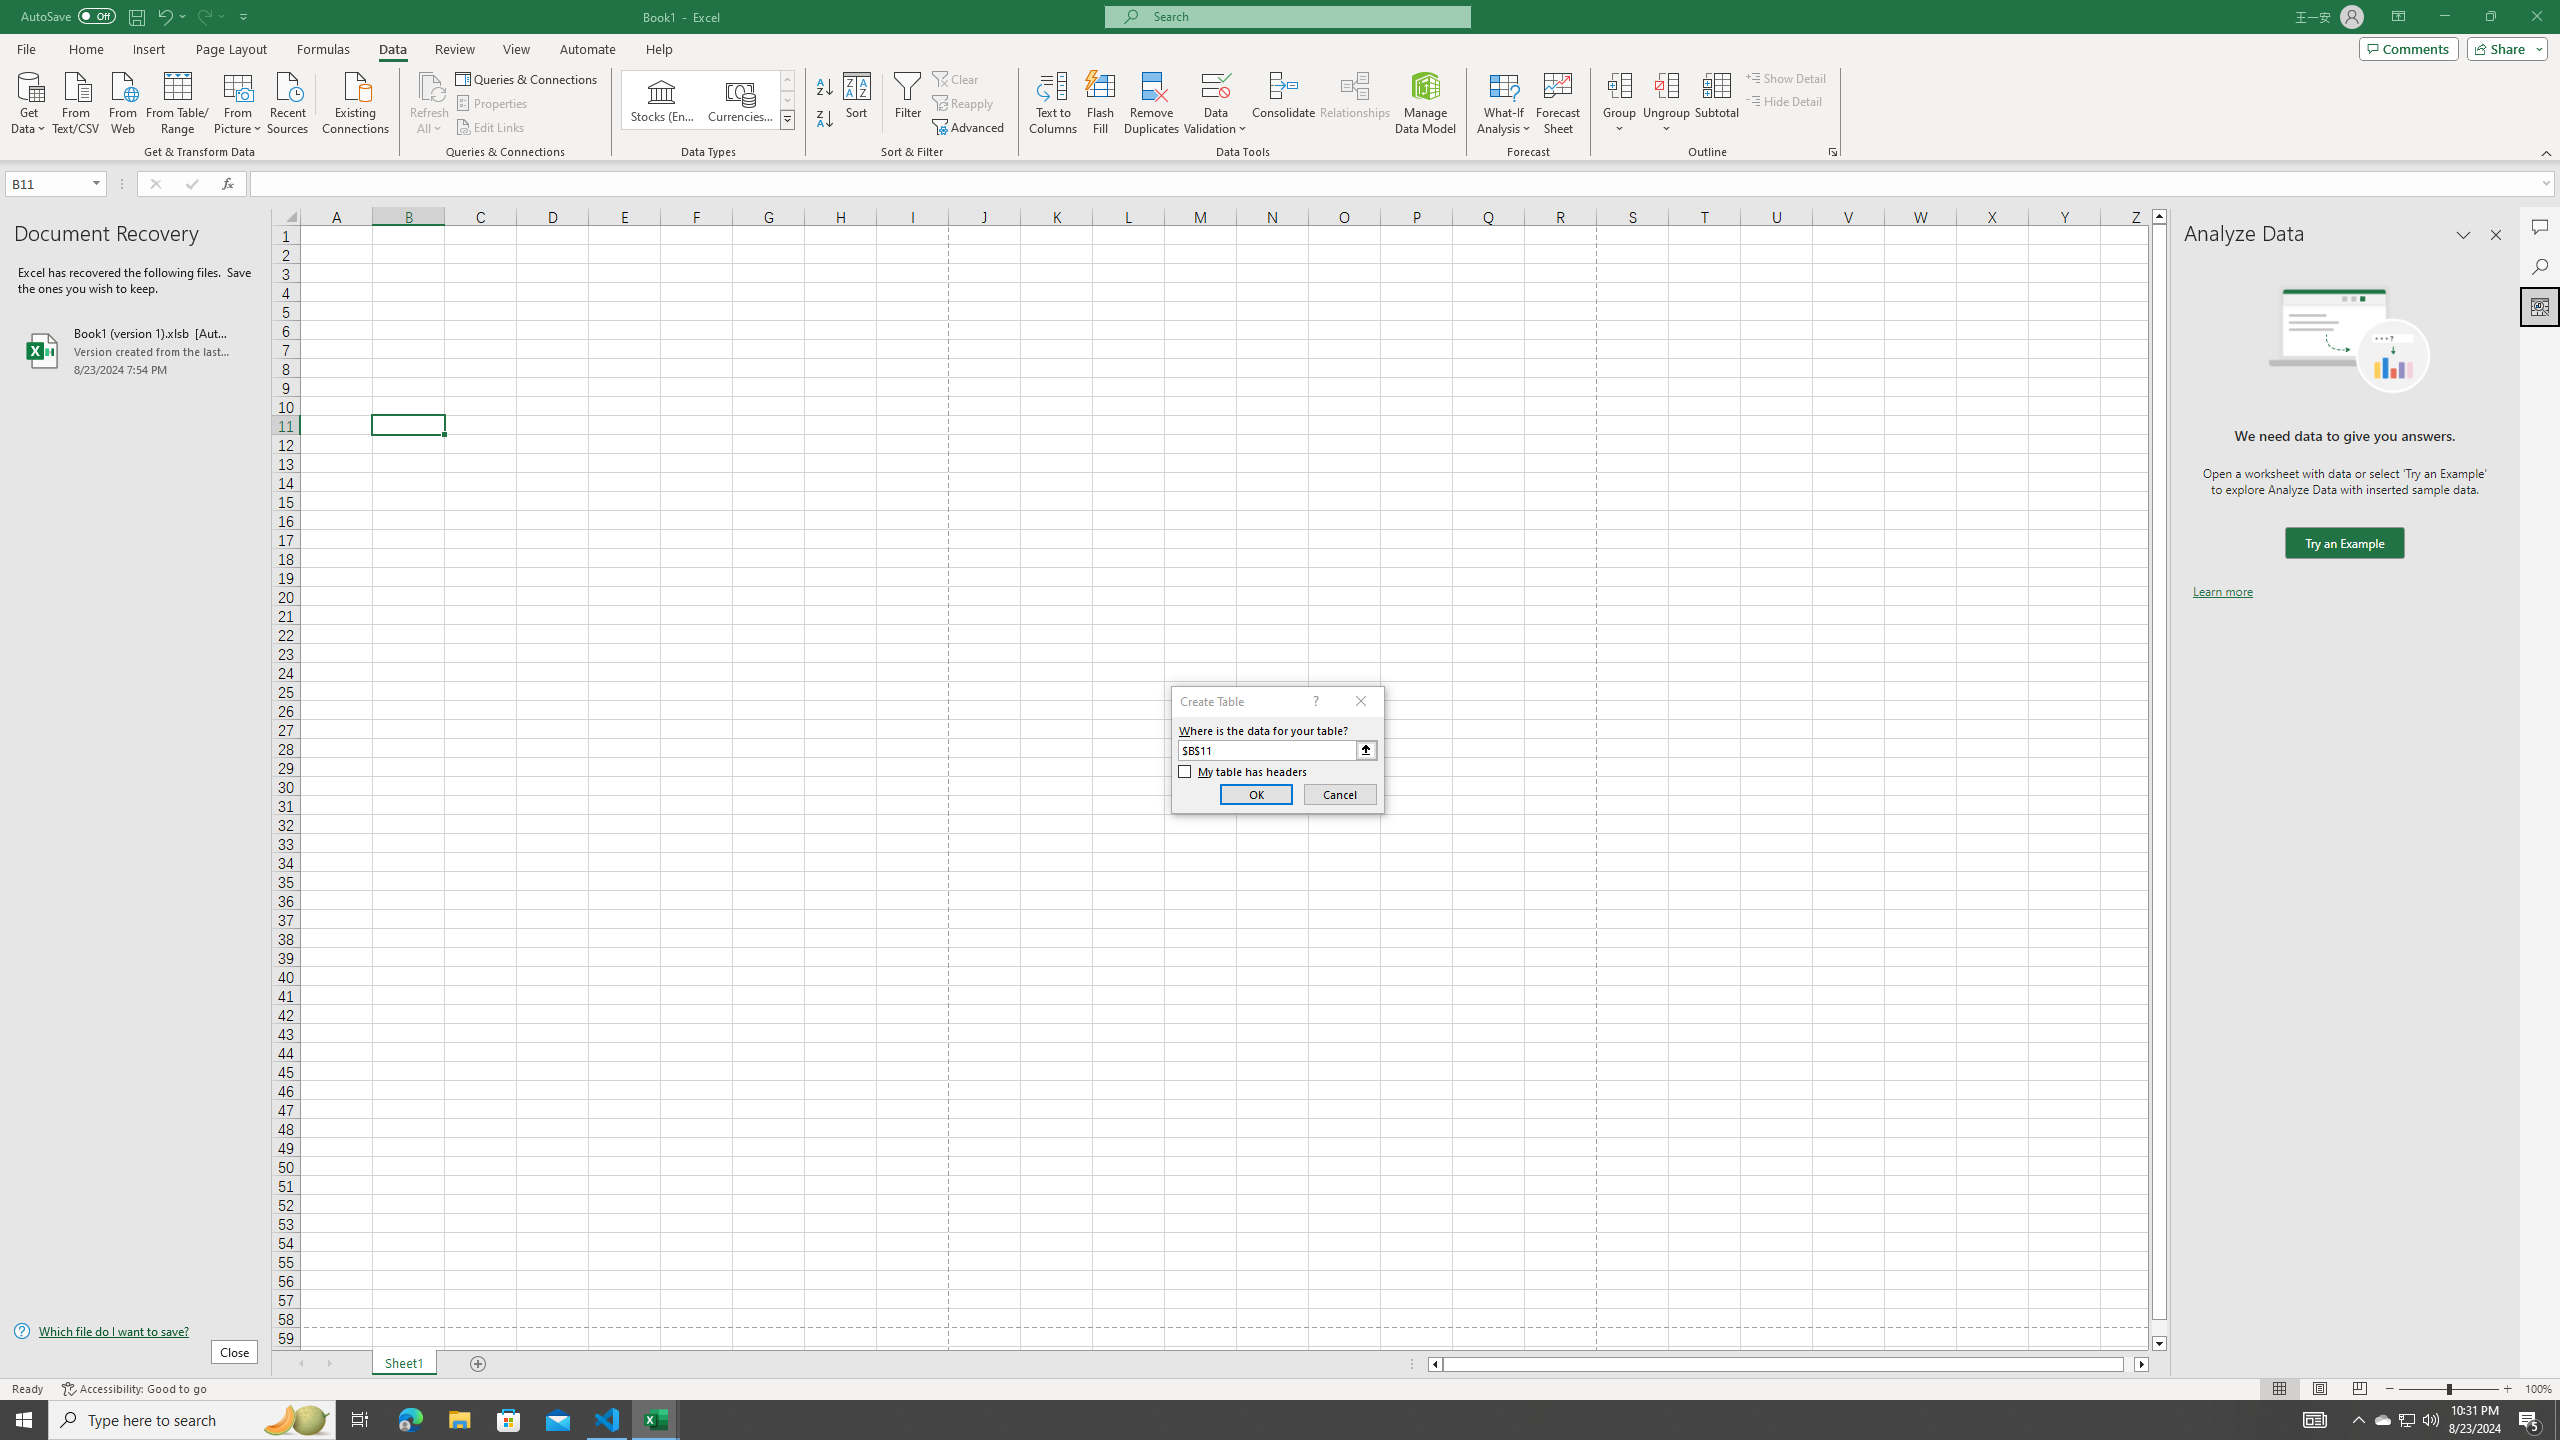 Image resolution: width=2560 pixels, height=1440 pixels. I want to click on 'Insert', so click(147, 49).